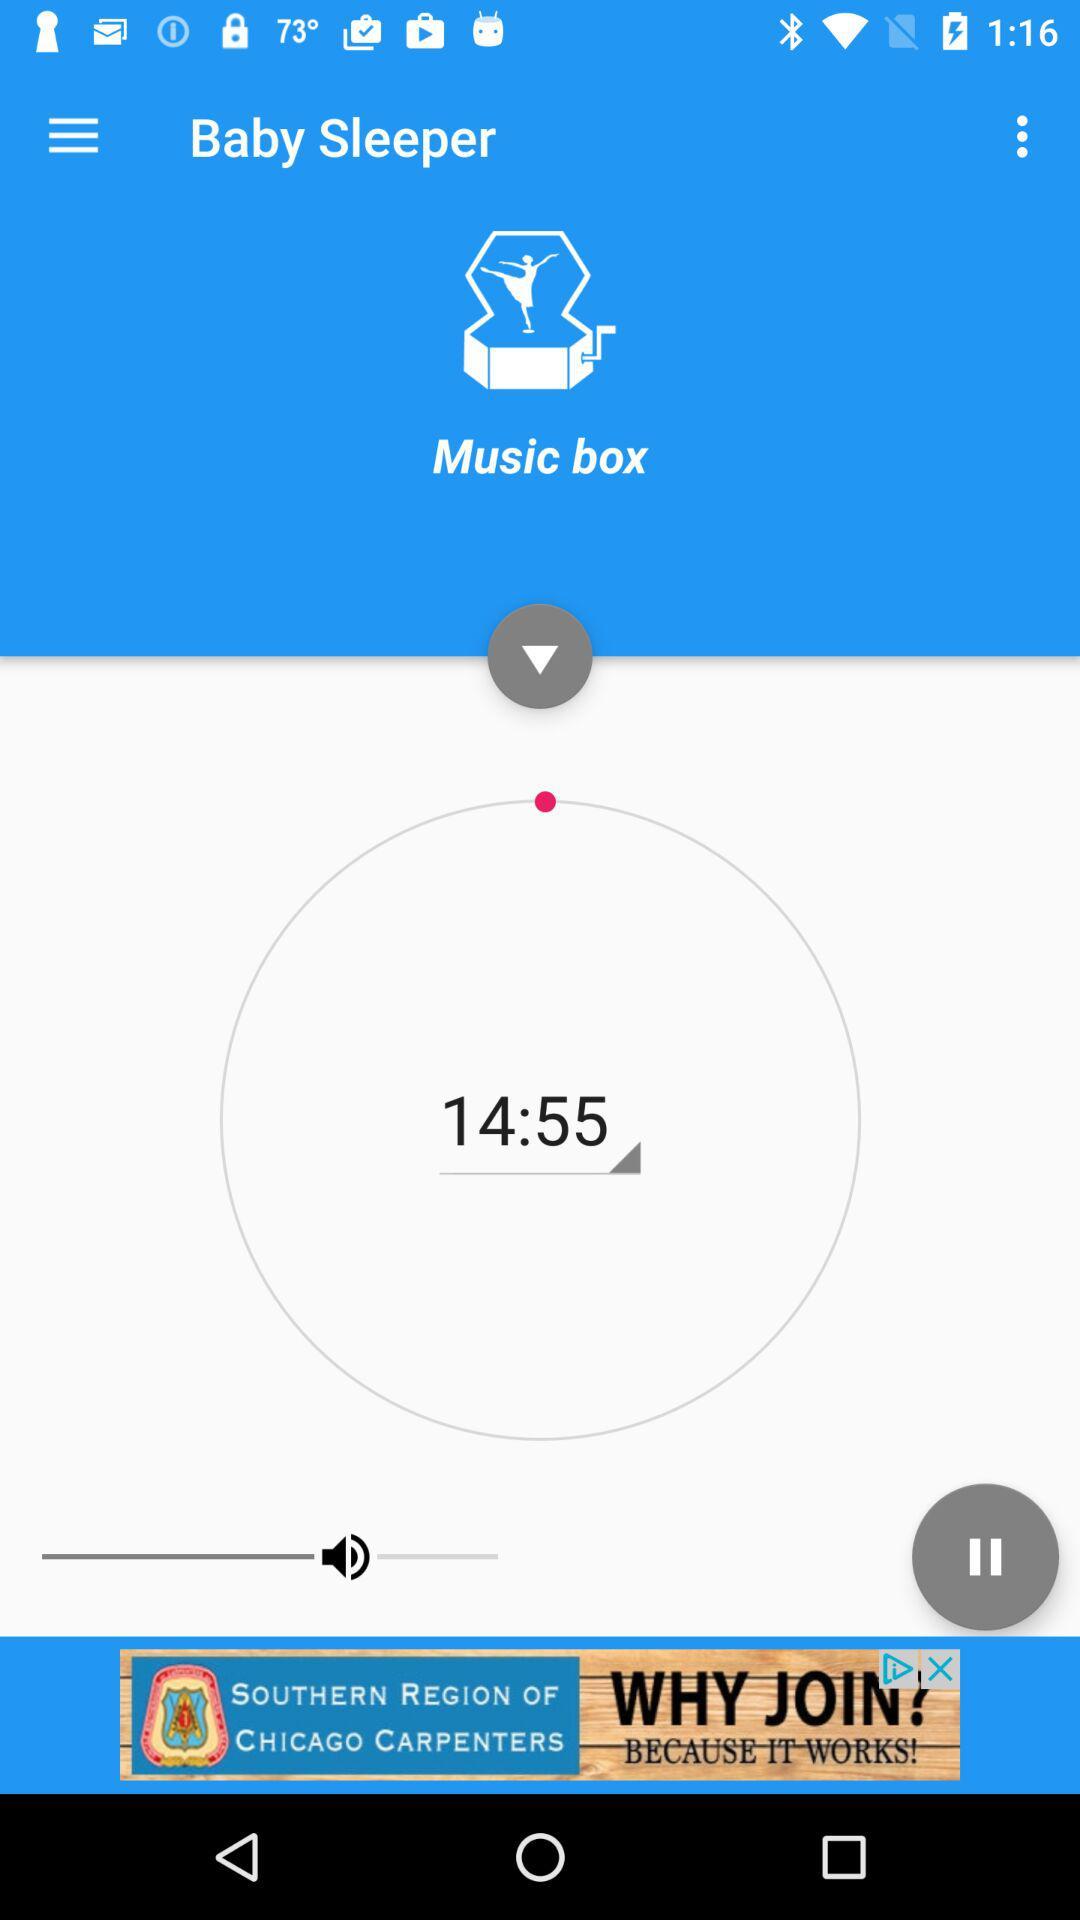 The width and height of the screenshot is (1080, 1920). What do you see at coordinates (984, 1555) in the screenshot?
I see `pause track` at bounding box center [984, 1555].